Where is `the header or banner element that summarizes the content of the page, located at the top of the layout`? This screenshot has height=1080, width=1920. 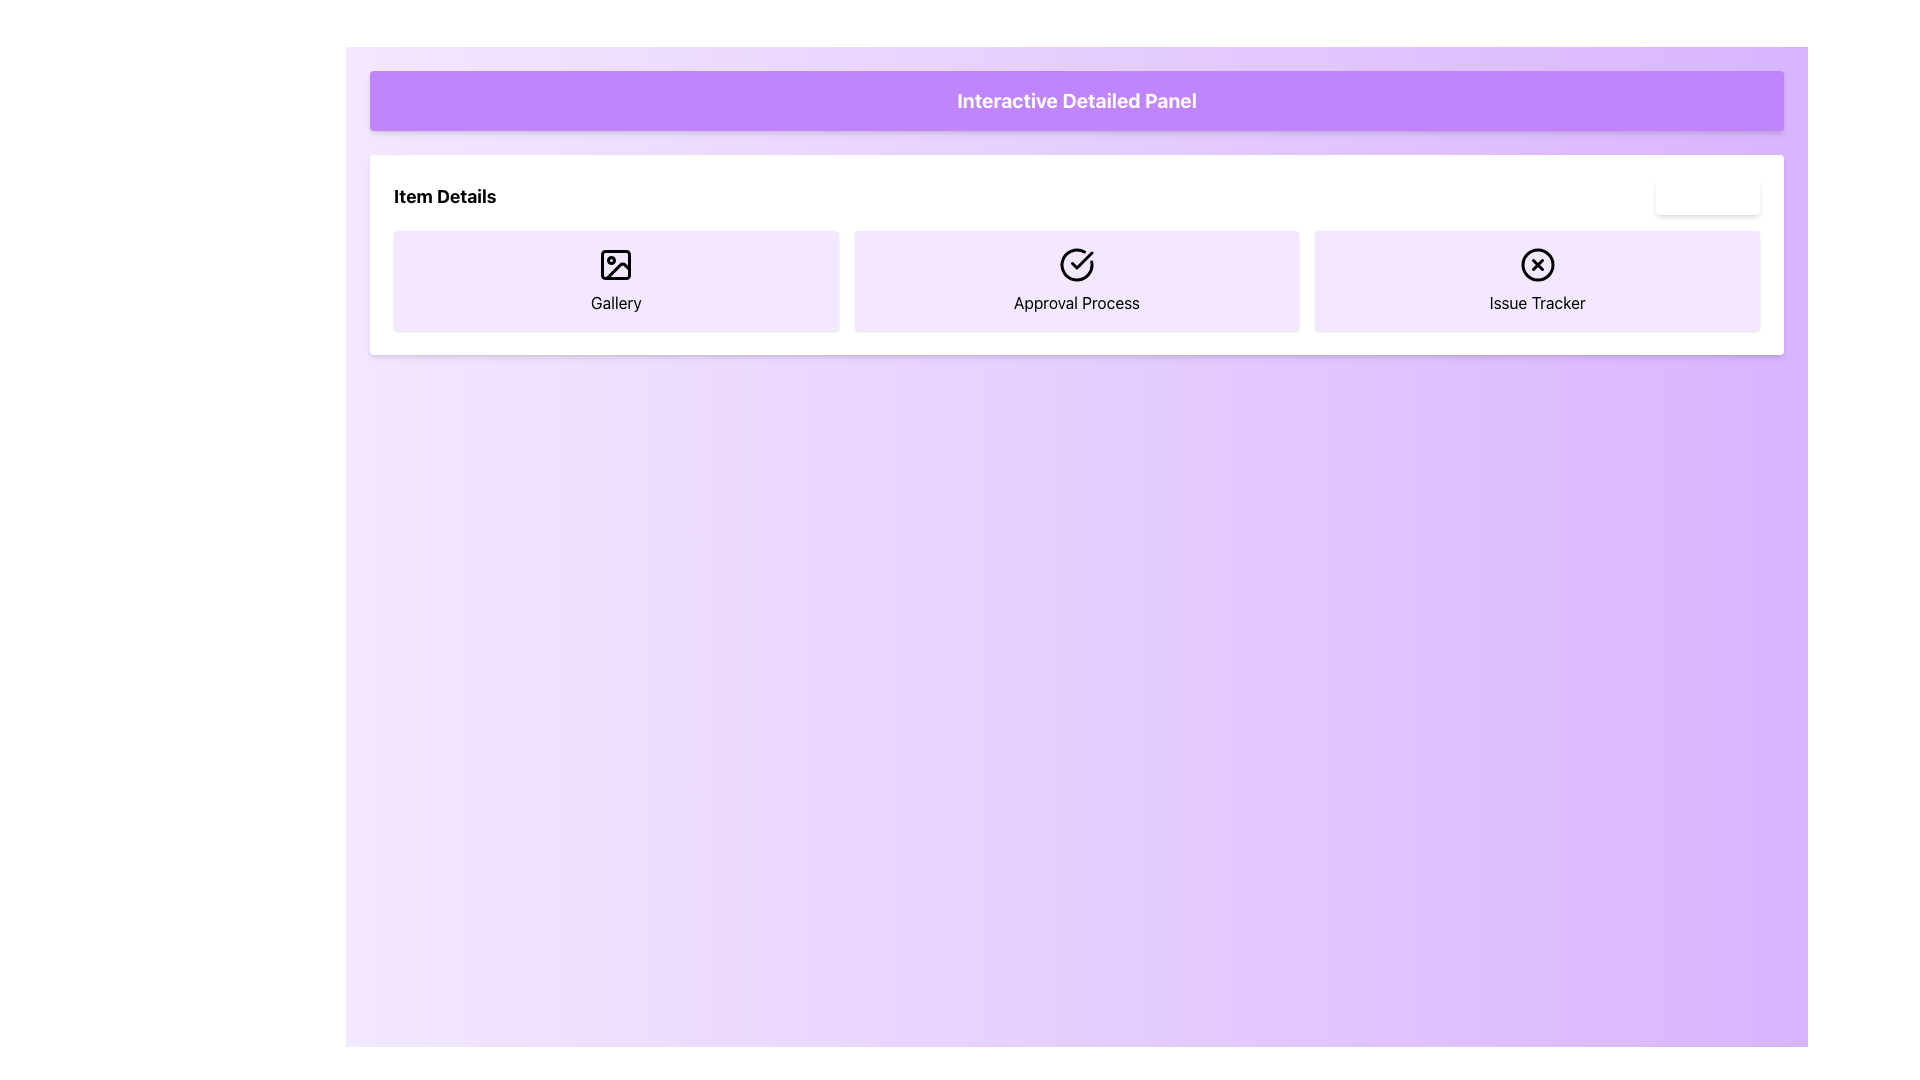 the header or banner element that summarizes the content of the page, located at the top of the layout is located at coordinates (1075, 100).